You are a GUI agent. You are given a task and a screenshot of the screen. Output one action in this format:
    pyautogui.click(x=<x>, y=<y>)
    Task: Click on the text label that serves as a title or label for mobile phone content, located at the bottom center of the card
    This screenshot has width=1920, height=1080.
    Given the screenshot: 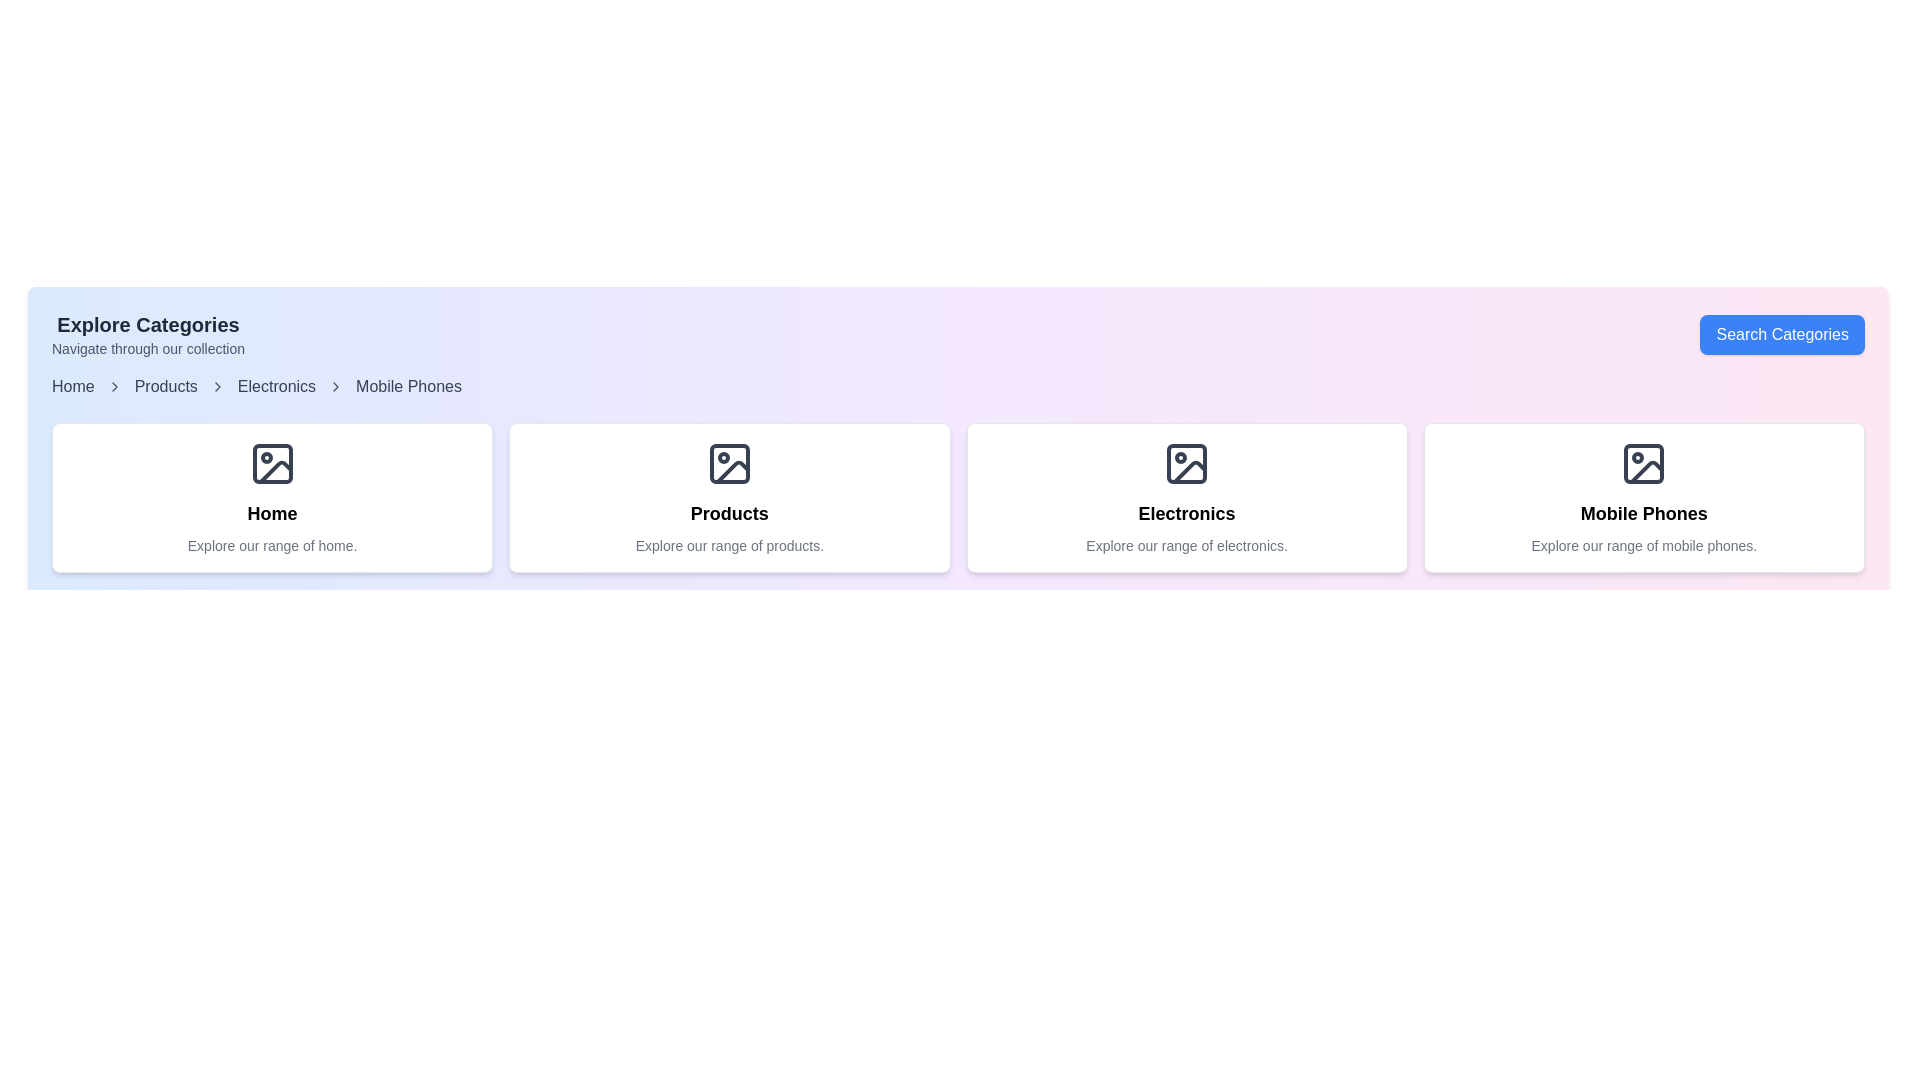 What is the action you would take?
    pyautogui.click(x=1644, y=512)
    